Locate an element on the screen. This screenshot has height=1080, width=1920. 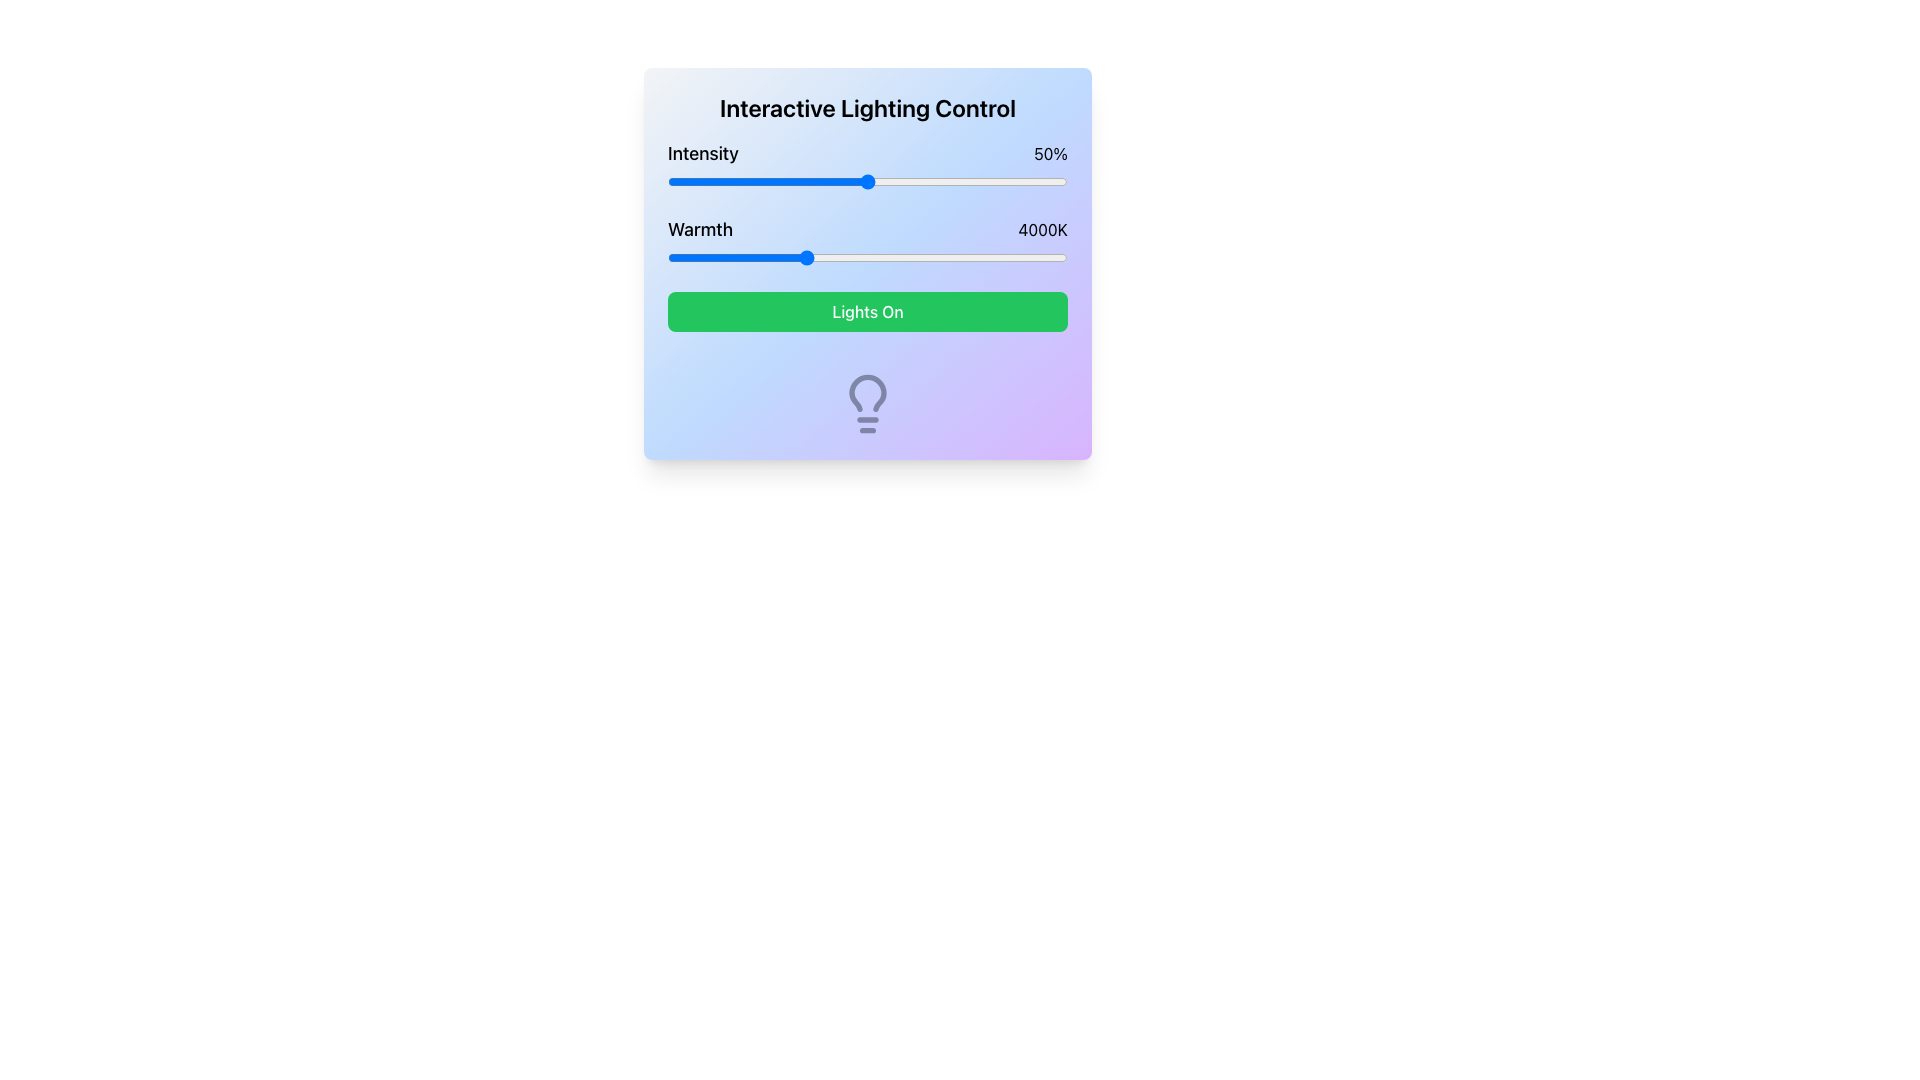
the lightbulb icon with a modern minimalist design, which is located below the 'Lights On' button is located at coordinates (868, 404).